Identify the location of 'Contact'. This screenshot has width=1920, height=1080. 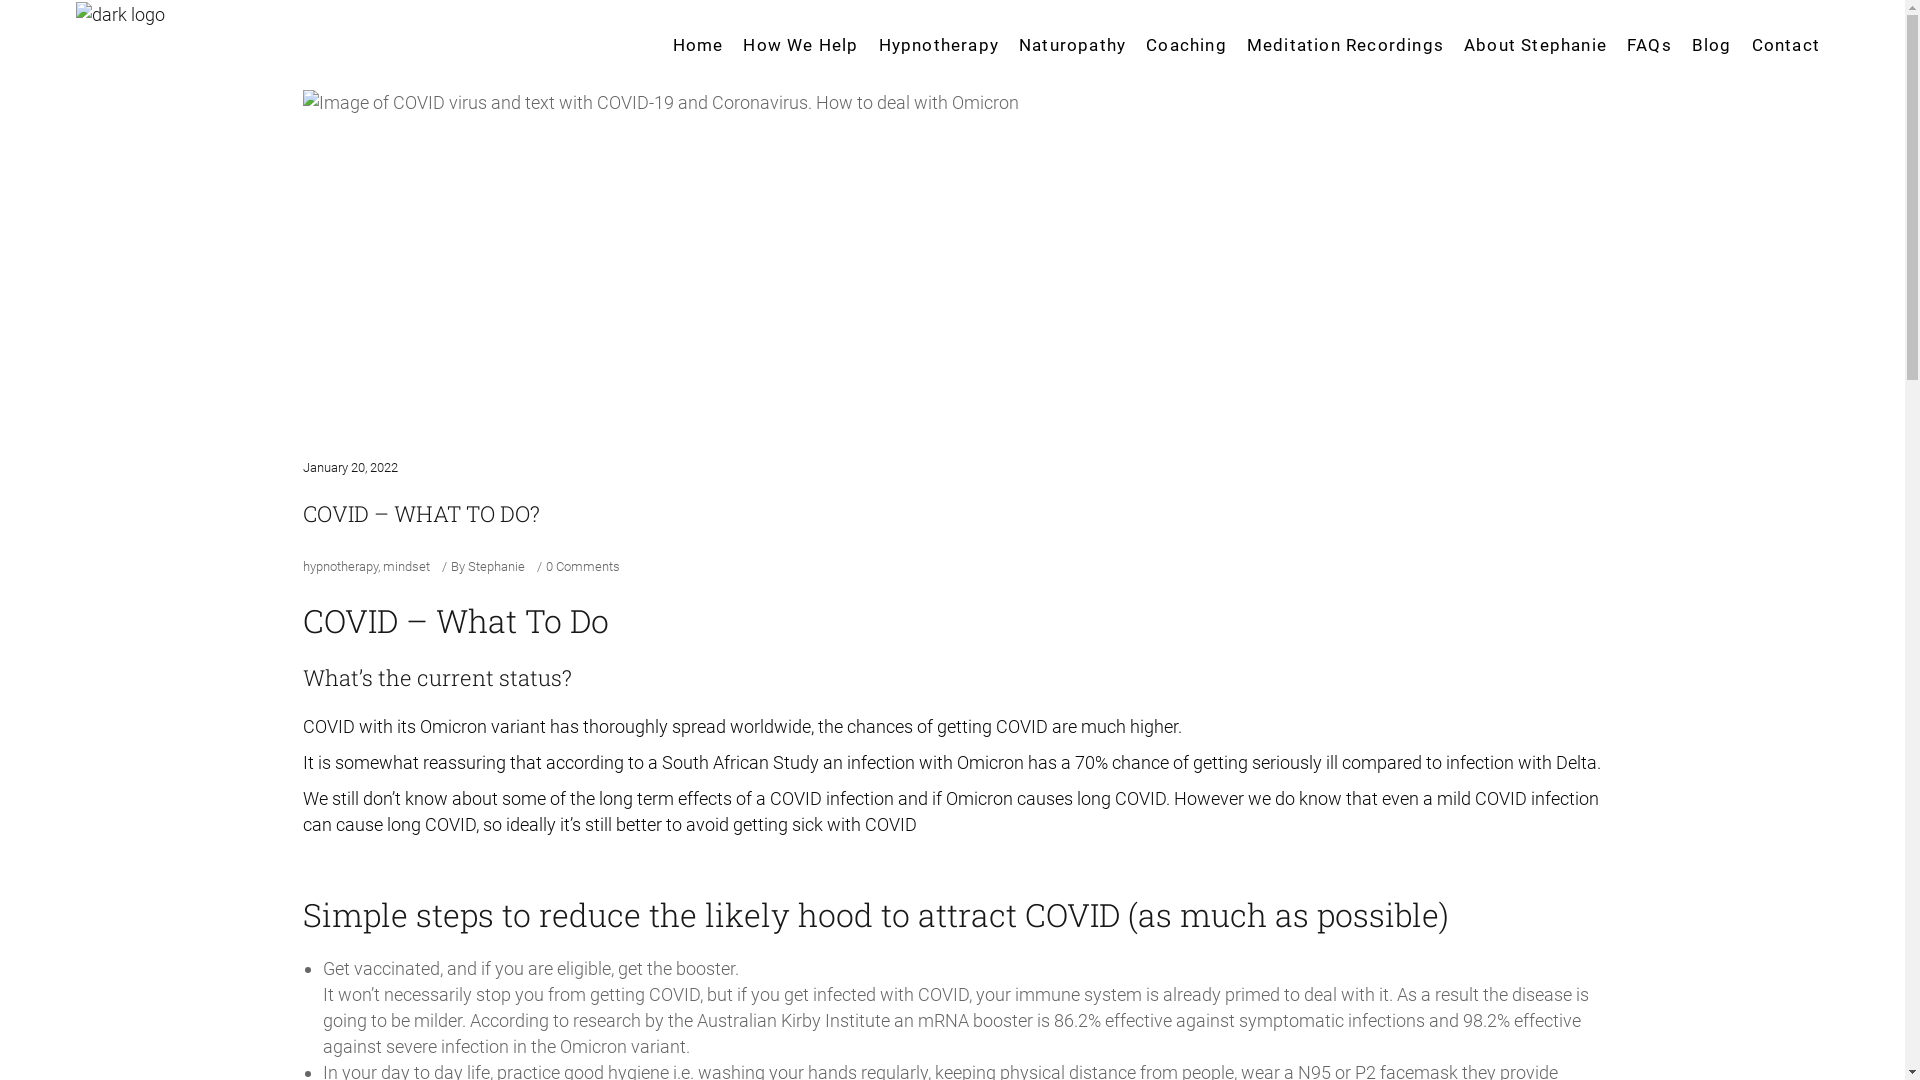
(1741, 45).